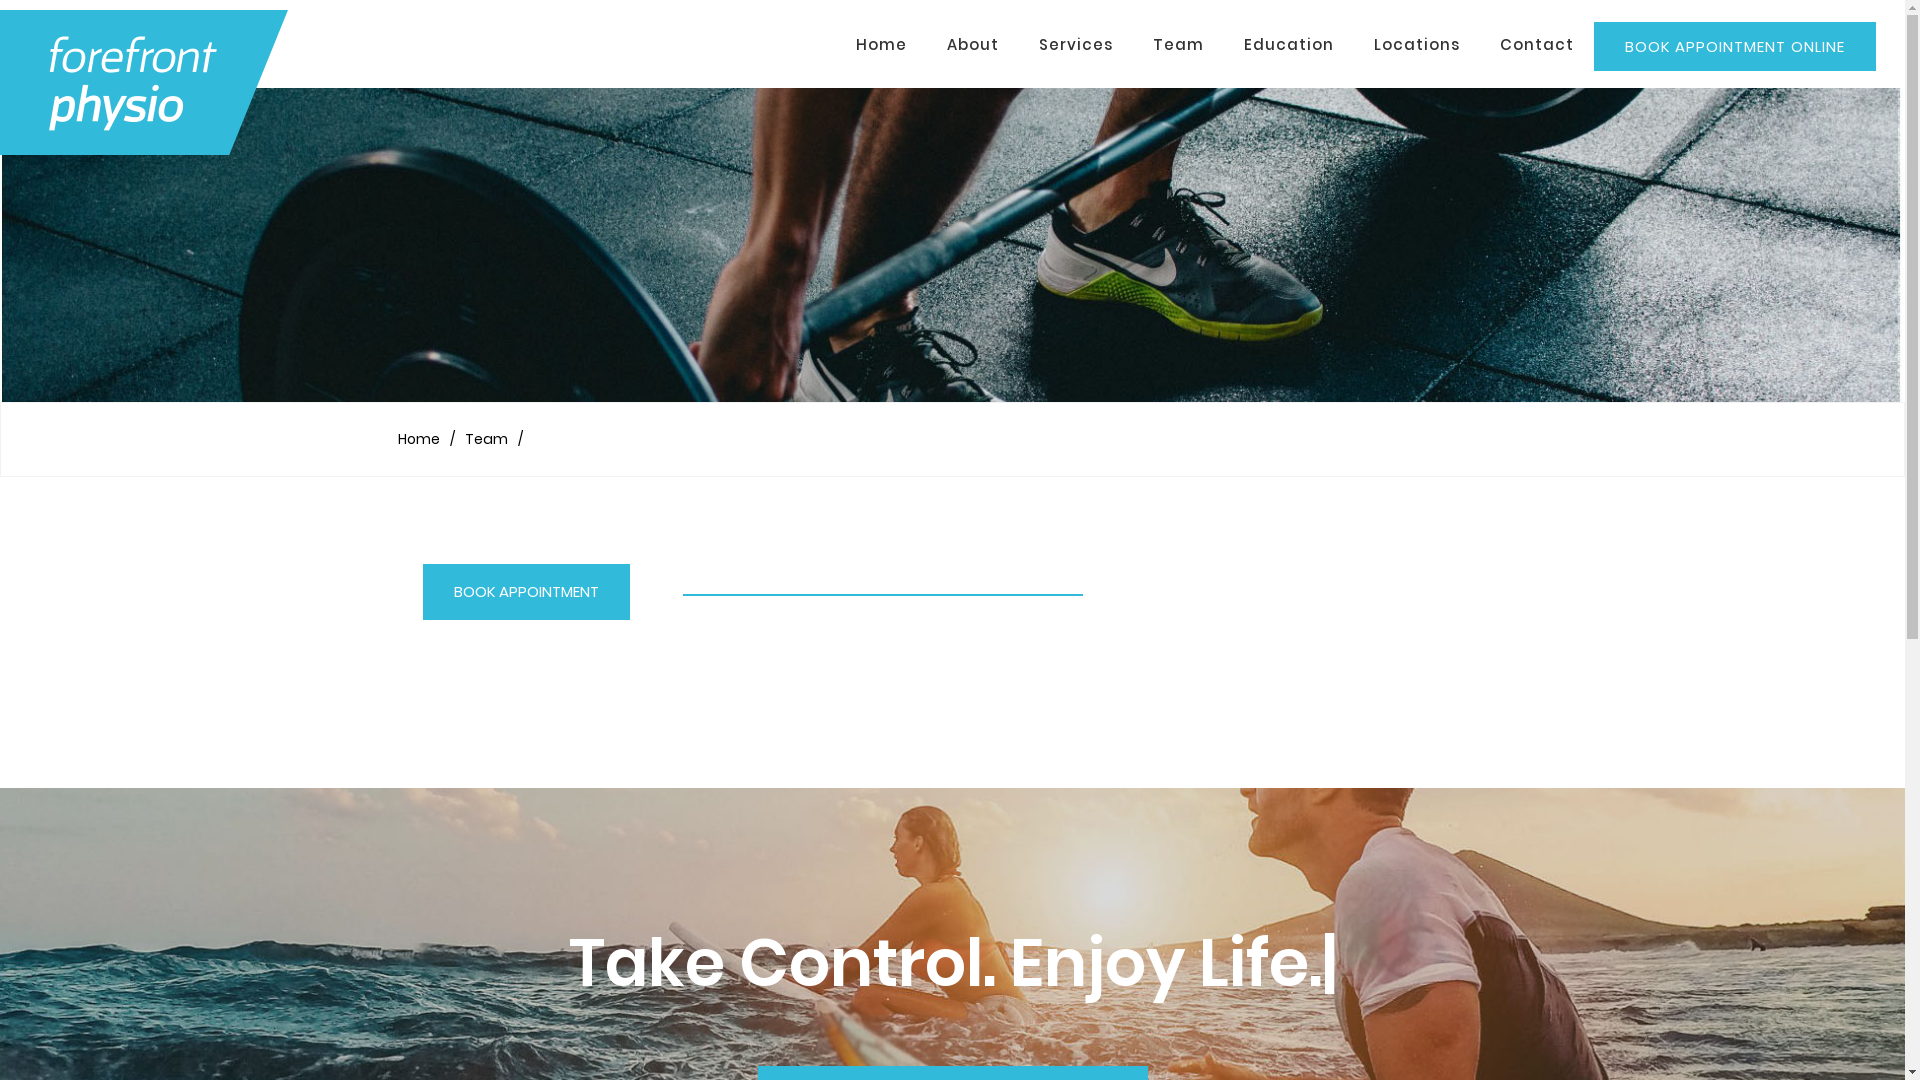 This screenshot has width=1920, height=1080. I want to click on 'Locations', so click(1415, 45).